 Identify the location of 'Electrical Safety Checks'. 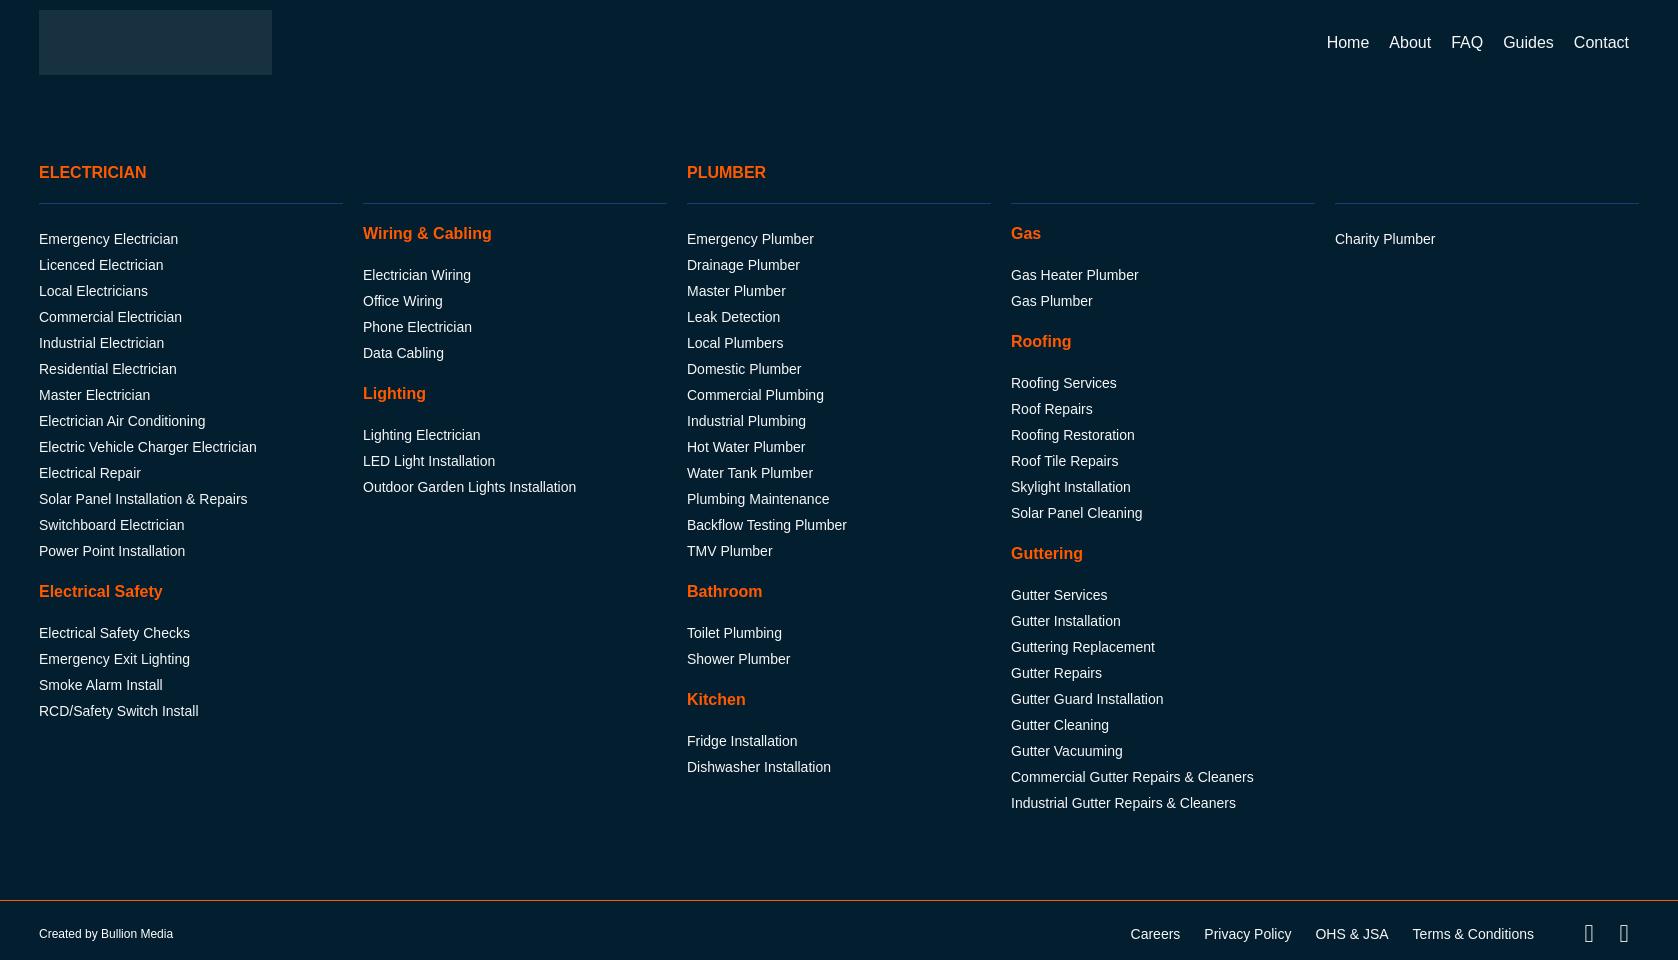
(113, 632).